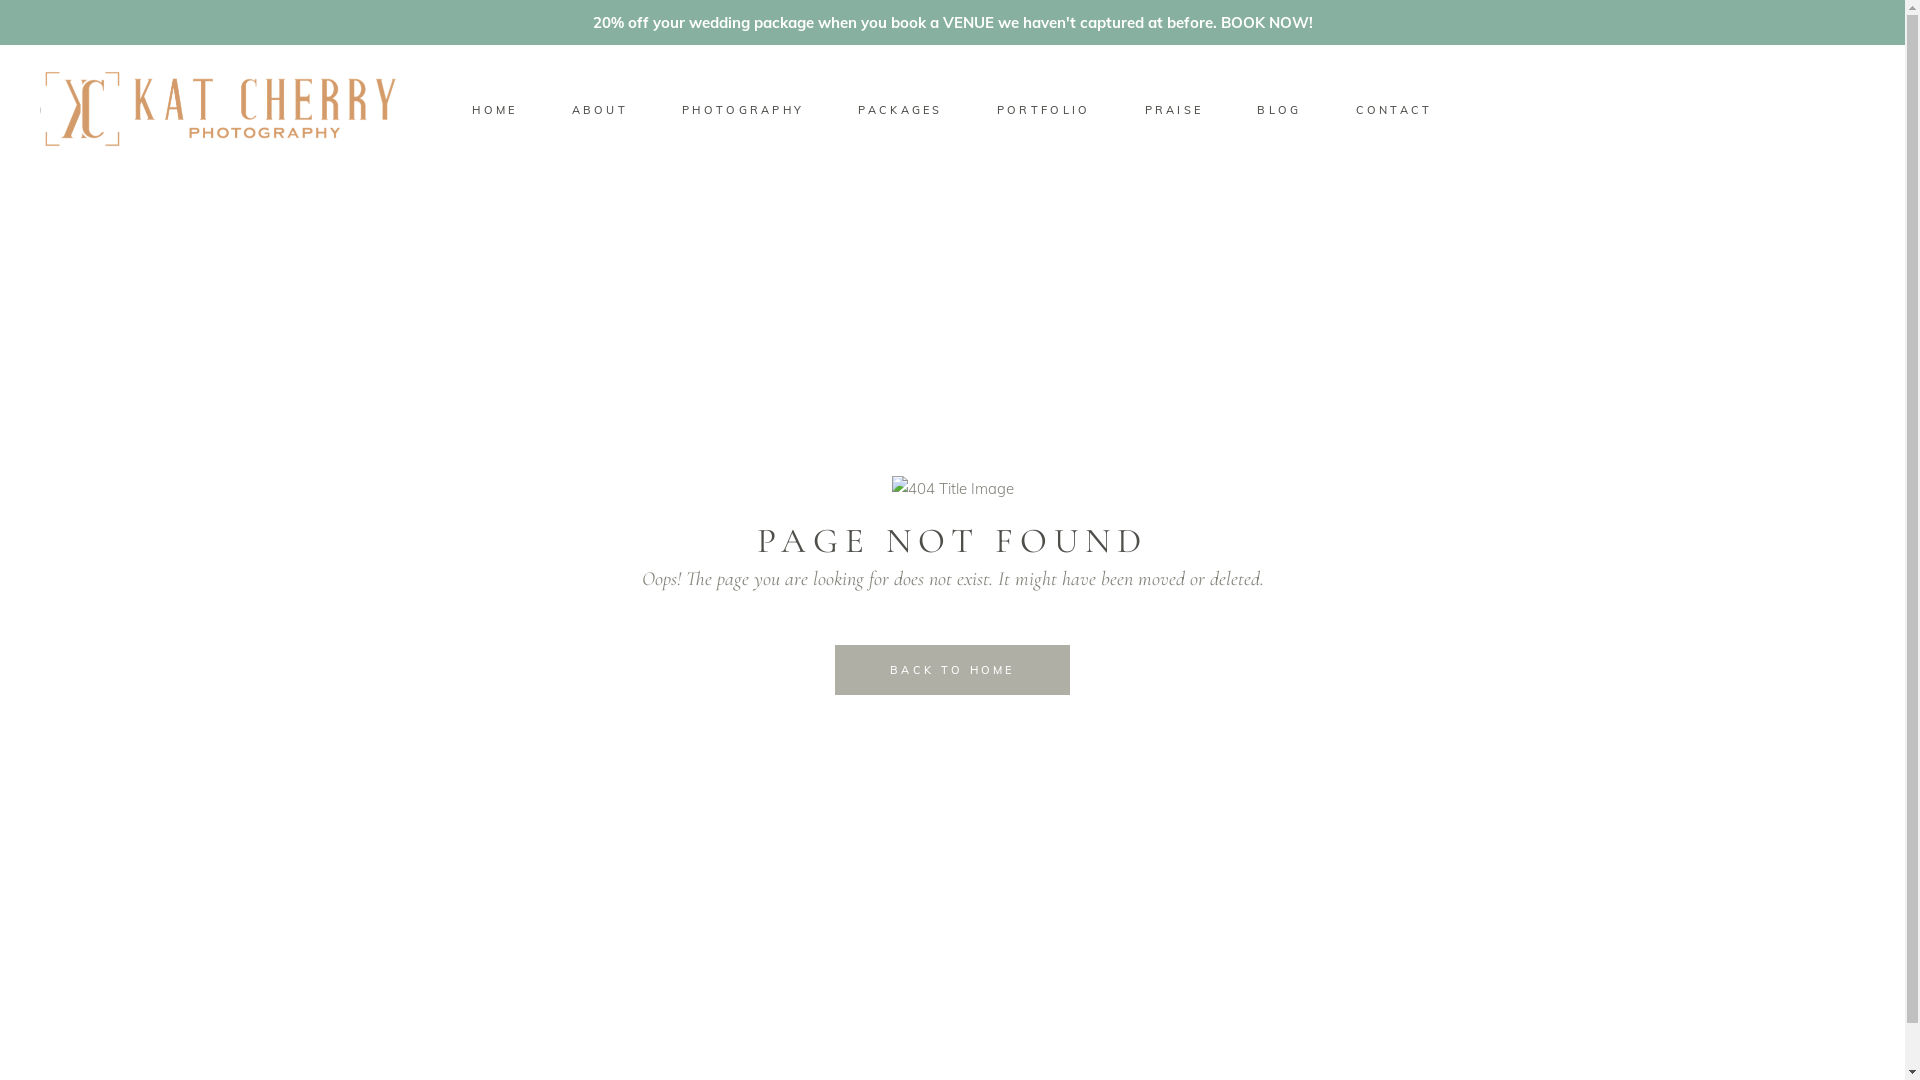 Image resolution: width=1920 pixels, height=1080 pixels. Describe the element at coordinates (494, 109) in the screenshot. I see `'HOME'` at that location.